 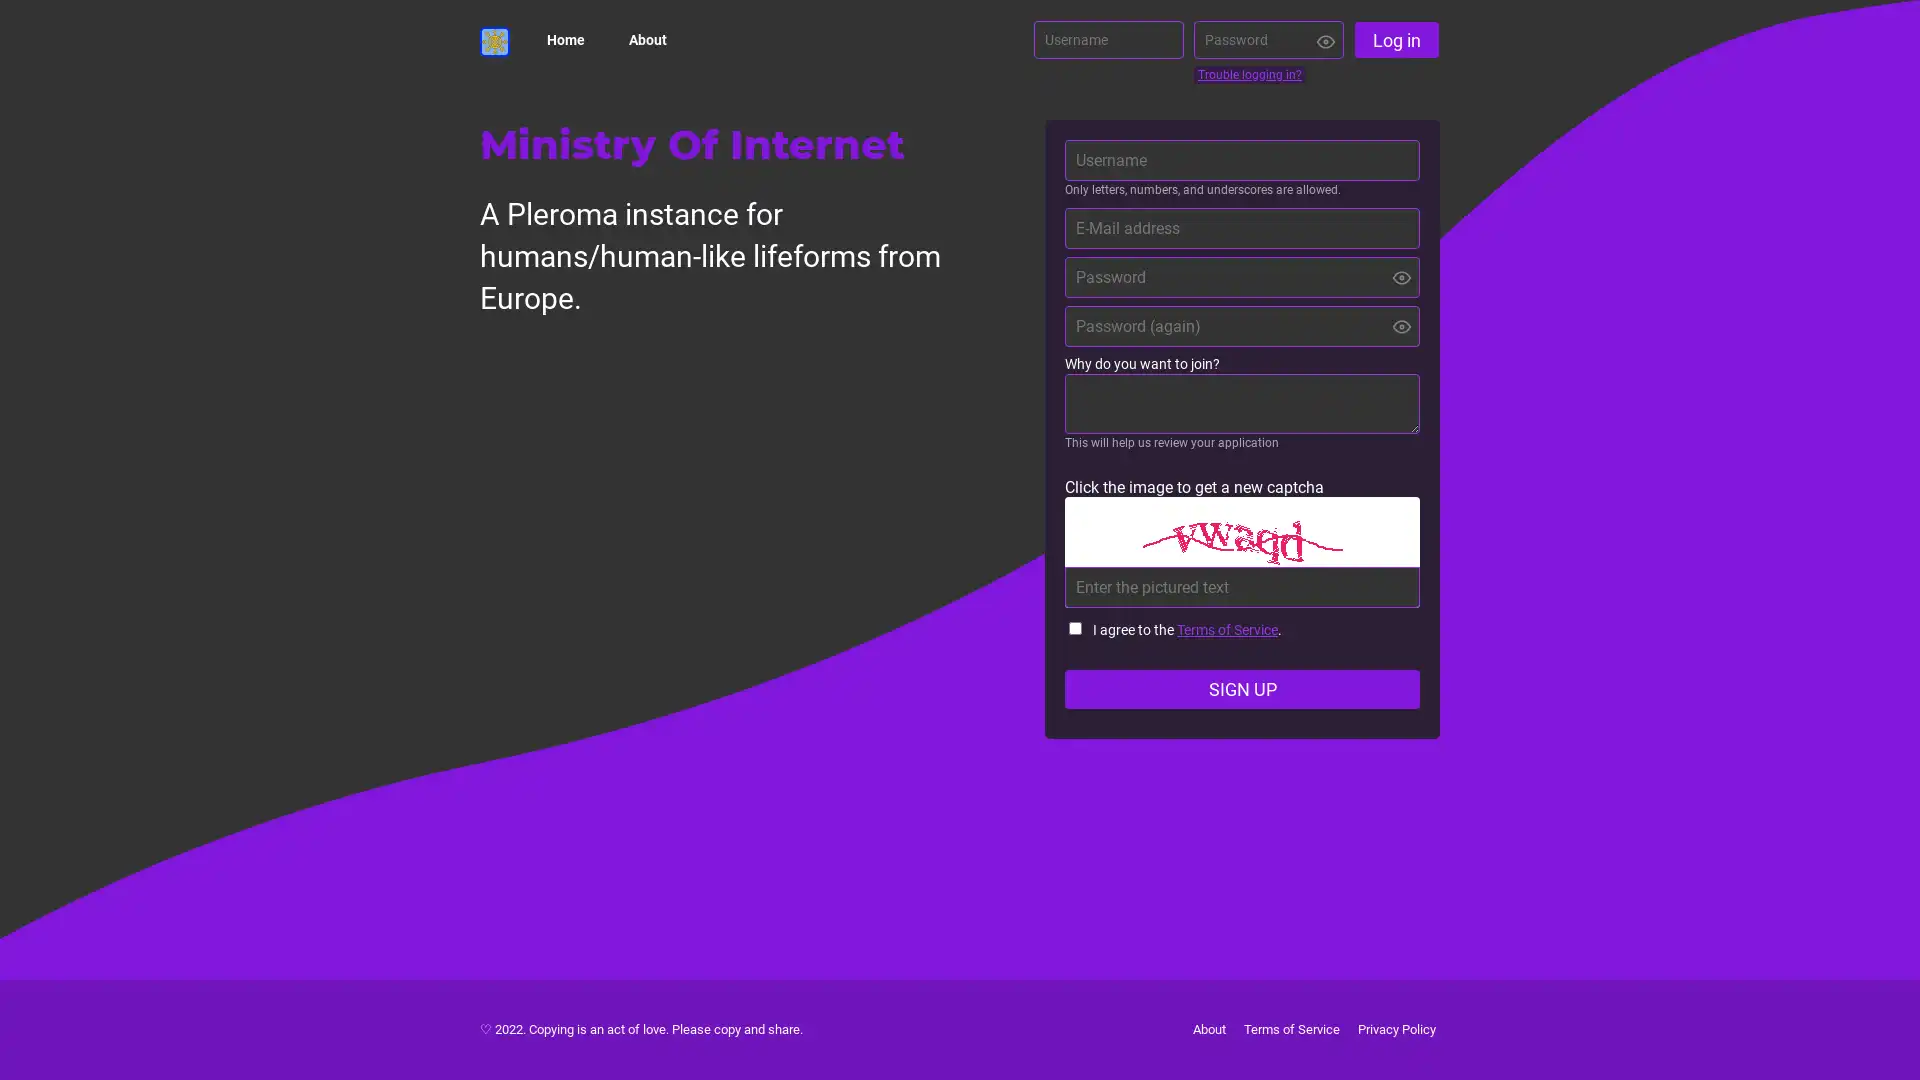 I want to click on Log in, so click(x=1395, y=39).